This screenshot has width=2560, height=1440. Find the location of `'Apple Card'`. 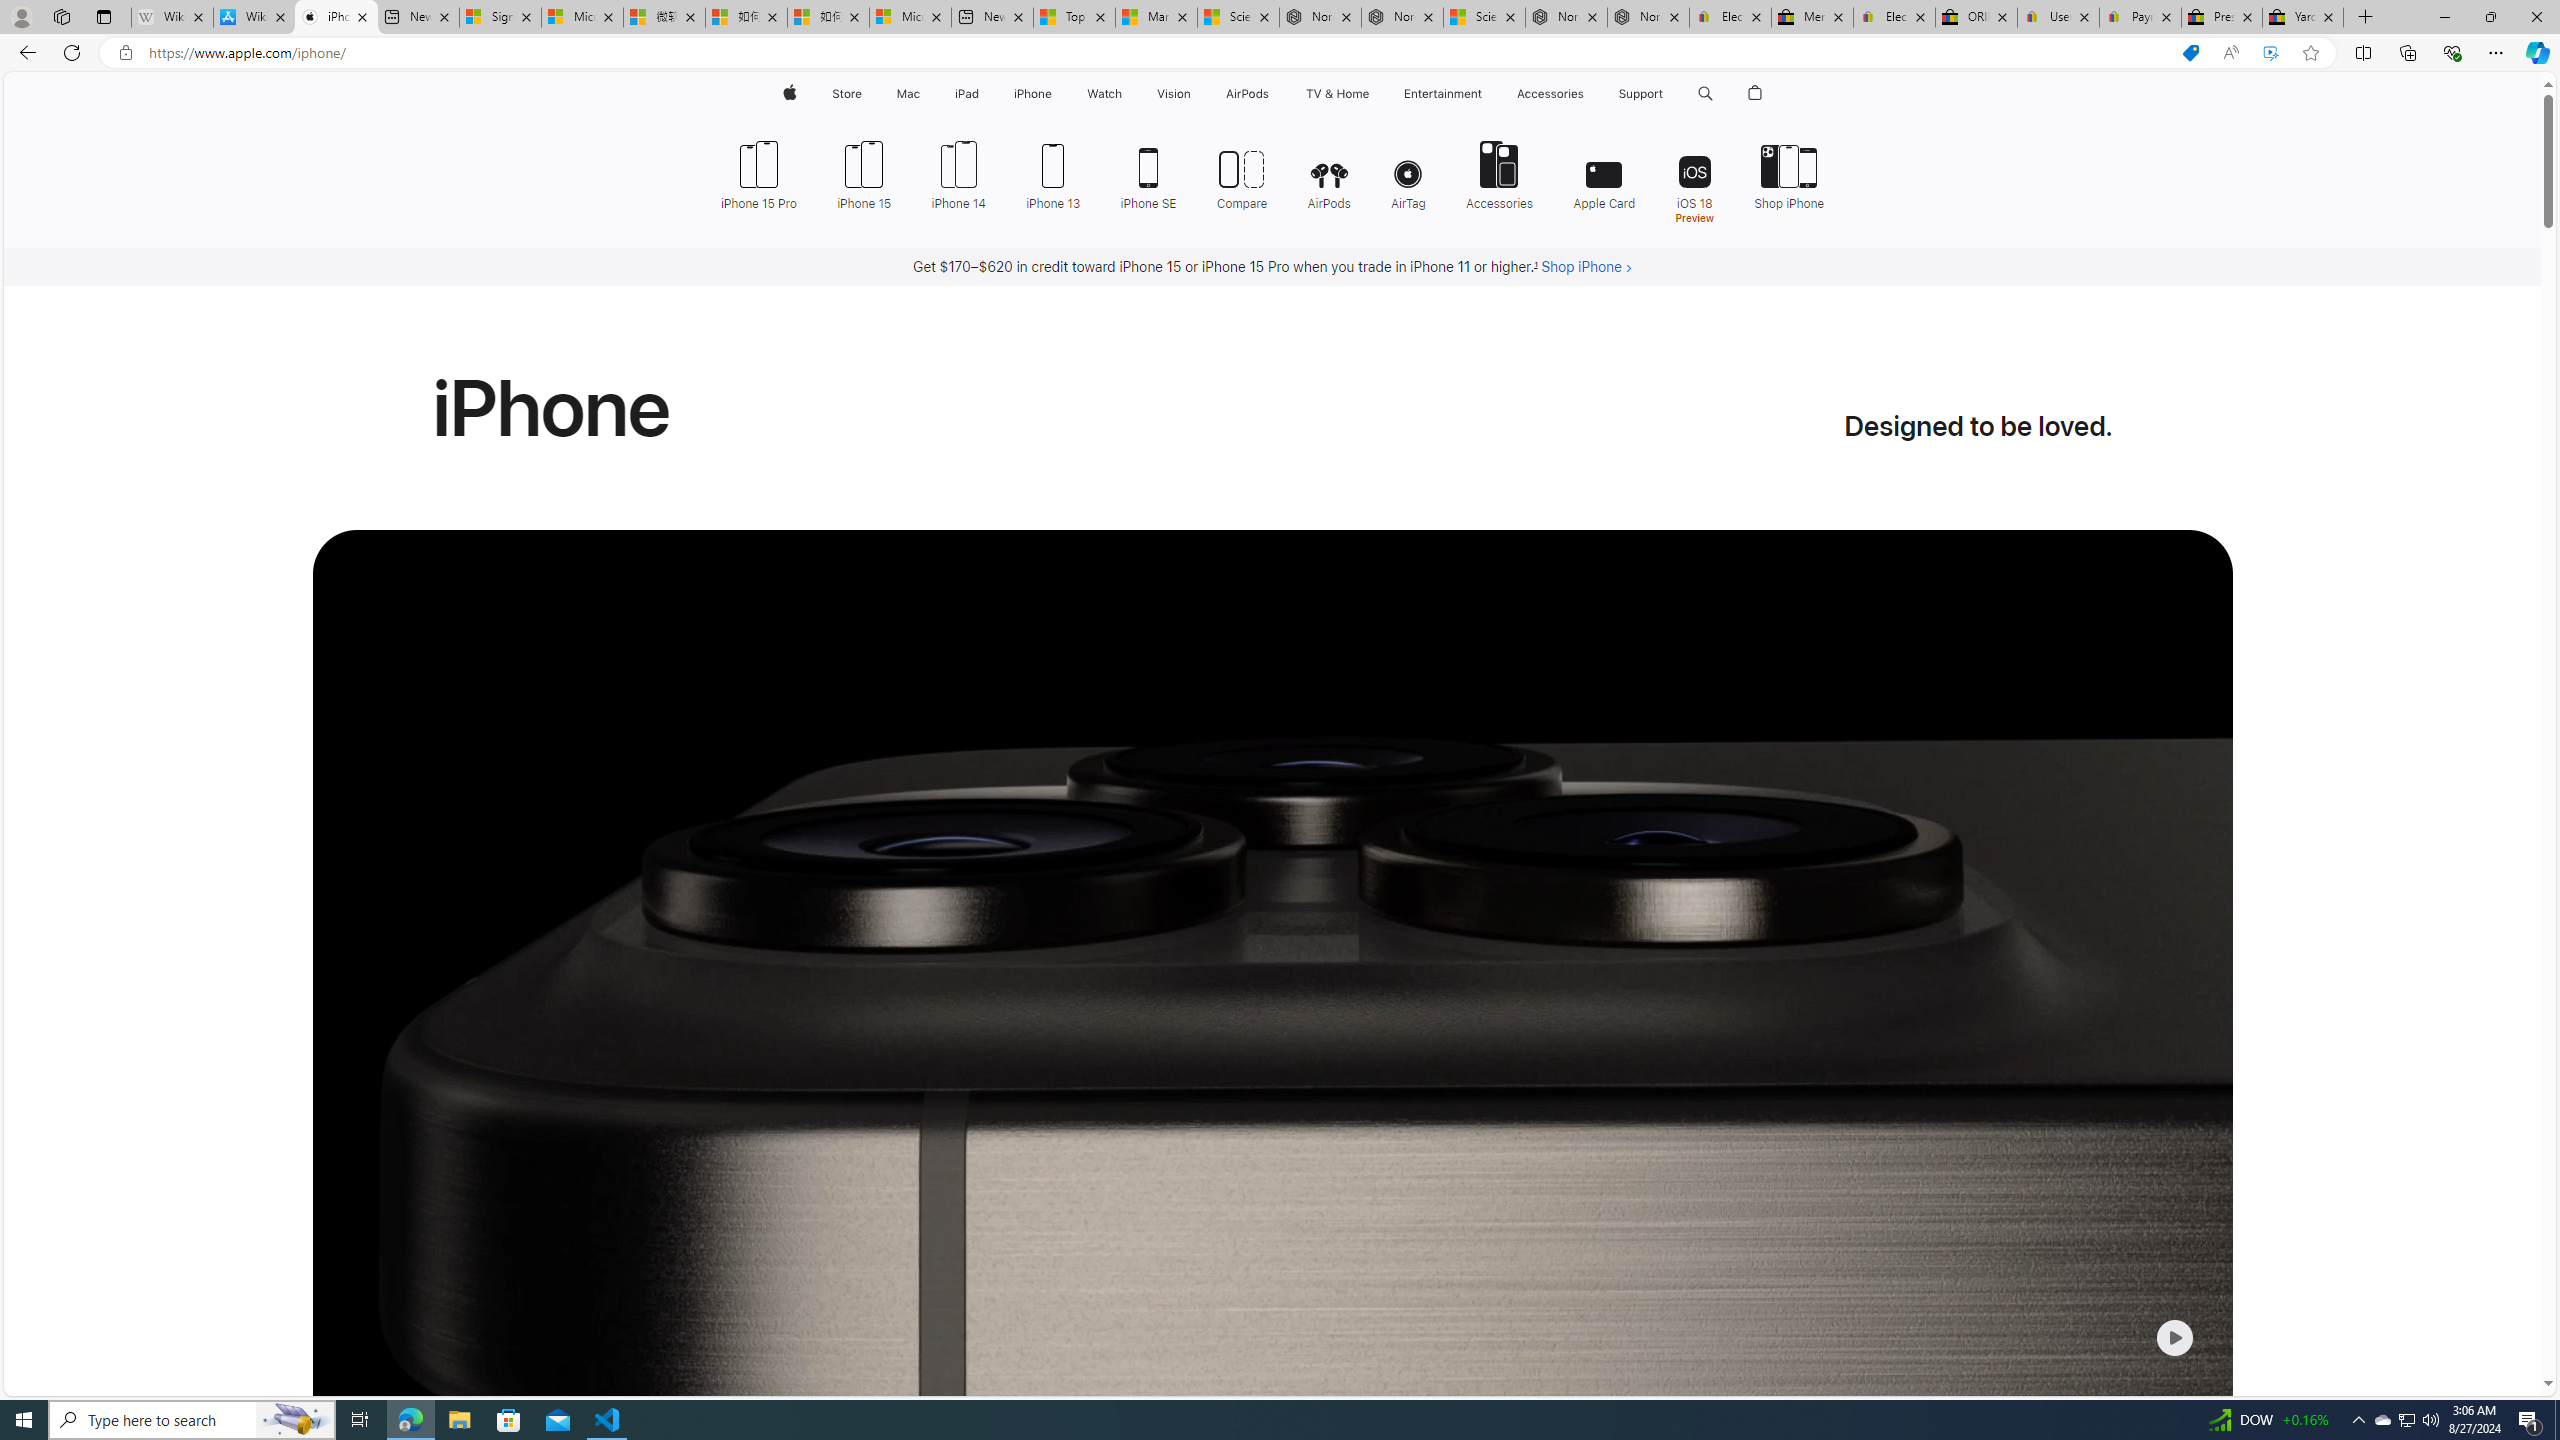

'Apple Card' is located at coordinates (1602, 172).